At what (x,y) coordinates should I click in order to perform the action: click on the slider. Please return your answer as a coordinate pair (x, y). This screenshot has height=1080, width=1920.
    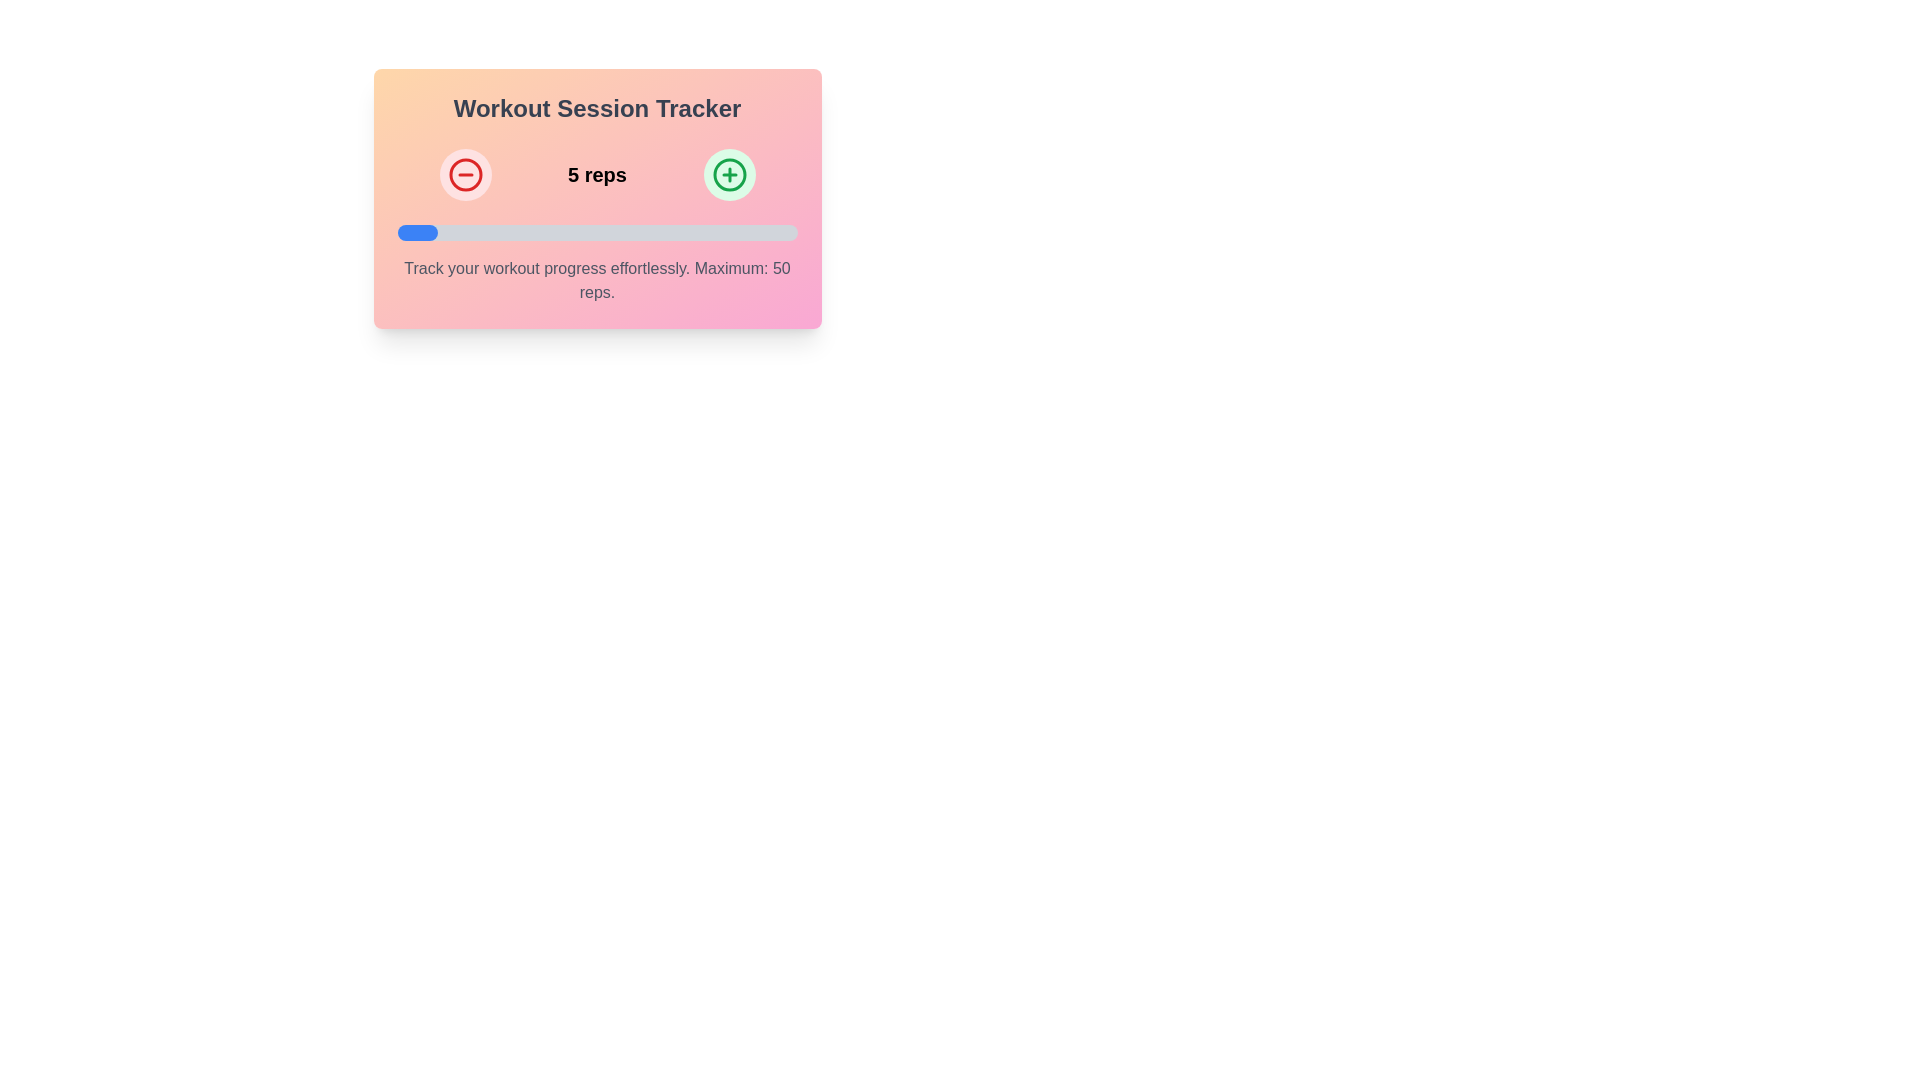
    Looking at the image, I should click on (409, 231).